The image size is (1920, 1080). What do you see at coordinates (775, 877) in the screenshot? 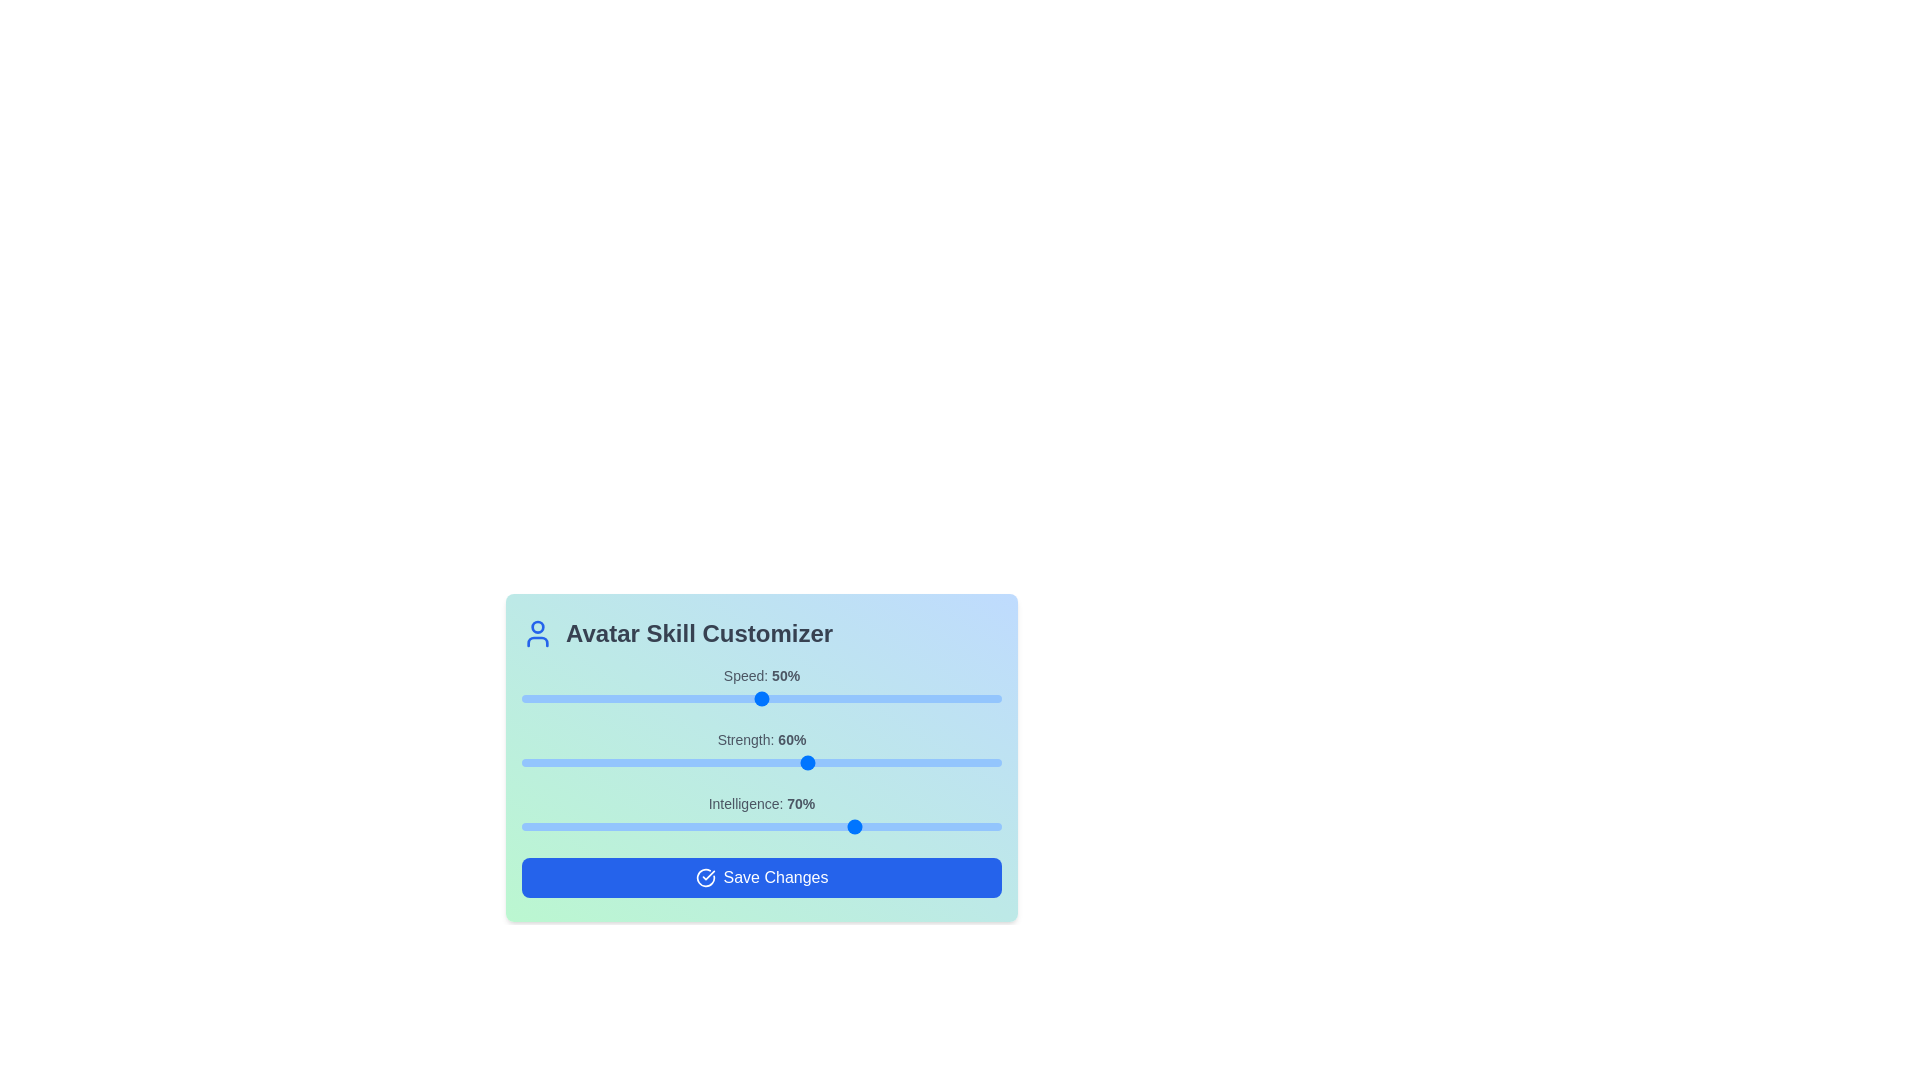
I see `the 'Save Changes' text label, which is displayed in white font on a blue background within a button located in the lower section of the 'Avatar Skill Customizer' panel` at bounding box center [775, 877].